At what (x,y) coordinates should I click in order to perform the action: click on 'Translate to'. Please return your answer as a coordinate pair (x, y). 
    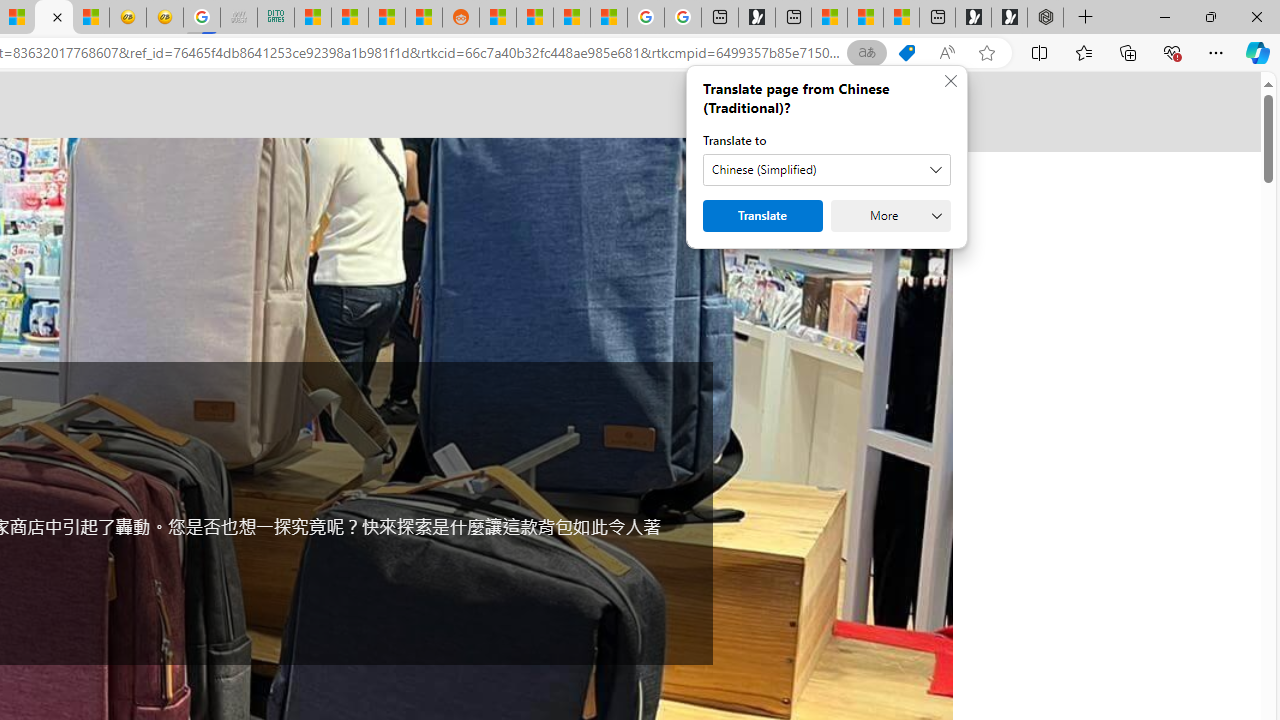
    Looking at the image, I should click on (826, 168).